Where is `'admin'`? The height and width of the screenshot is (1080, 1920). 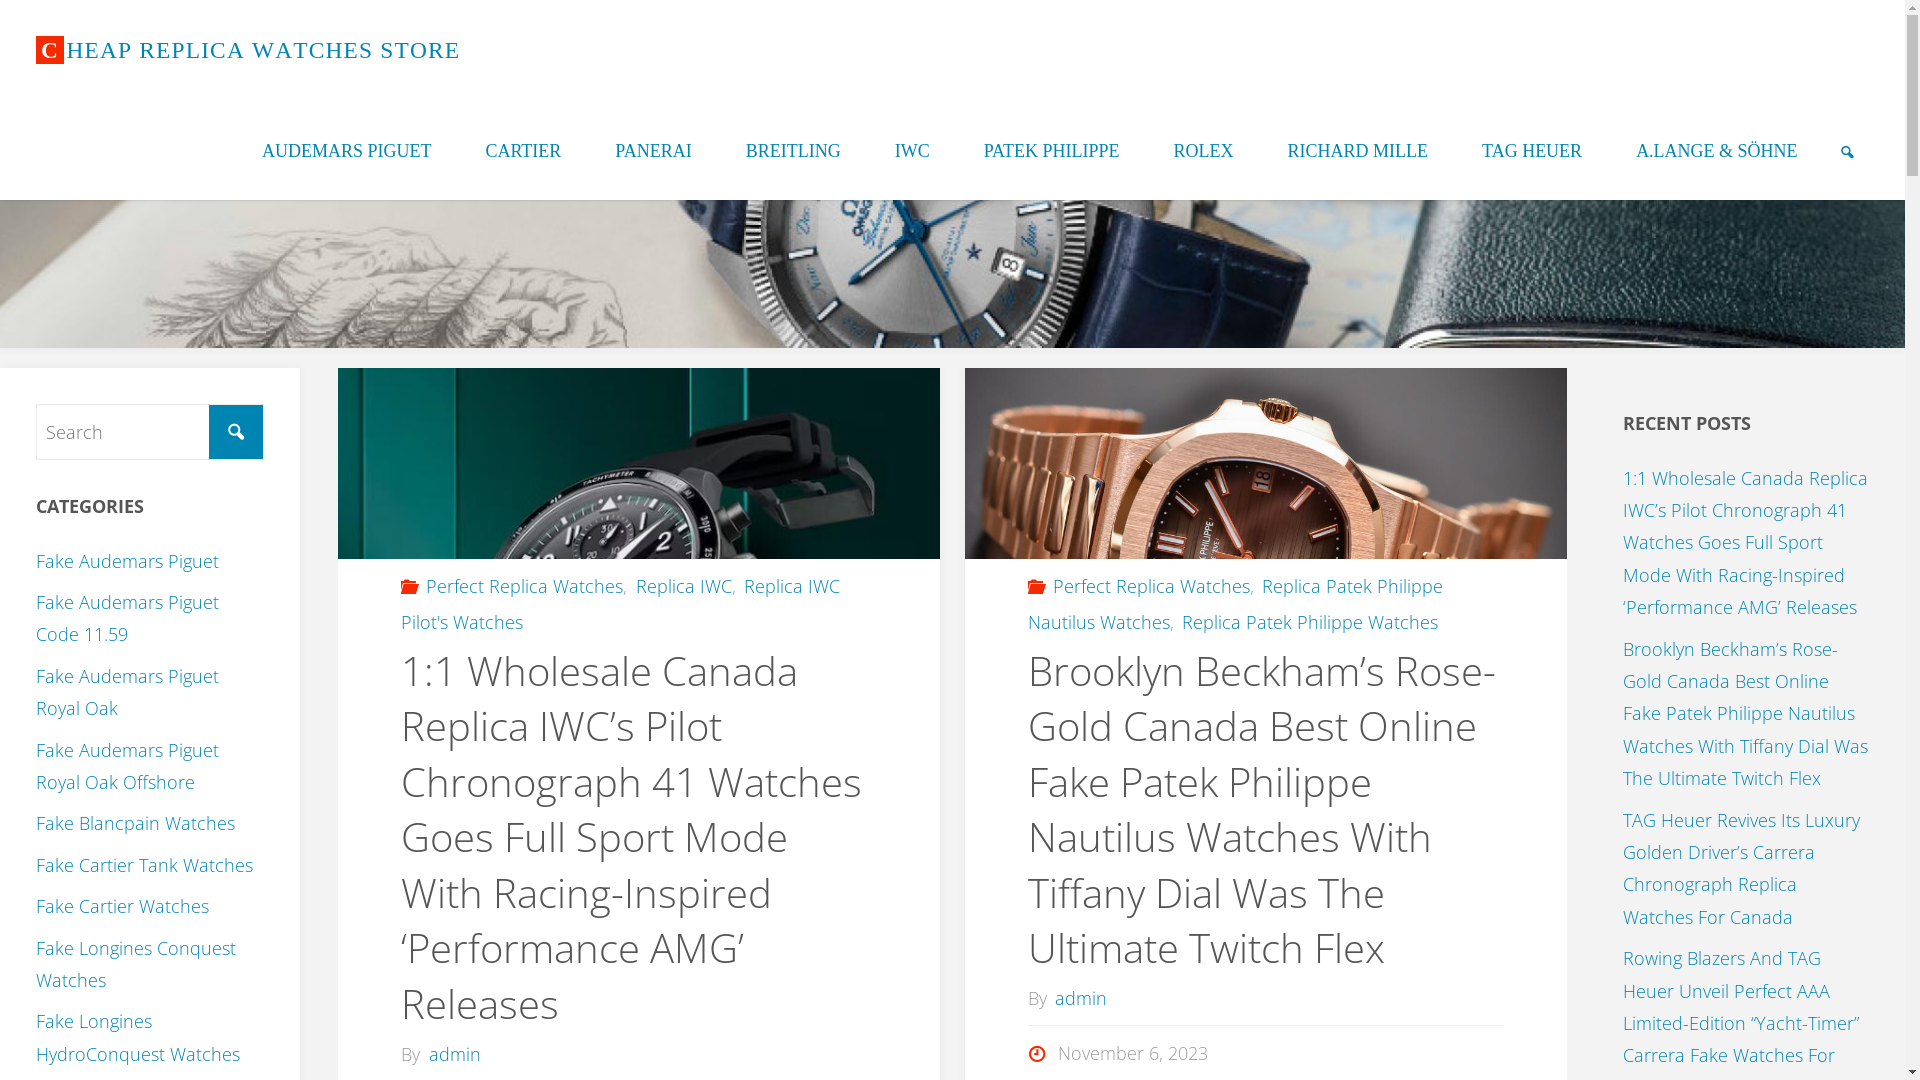
'admin' is located at coordinates (424, 1052).